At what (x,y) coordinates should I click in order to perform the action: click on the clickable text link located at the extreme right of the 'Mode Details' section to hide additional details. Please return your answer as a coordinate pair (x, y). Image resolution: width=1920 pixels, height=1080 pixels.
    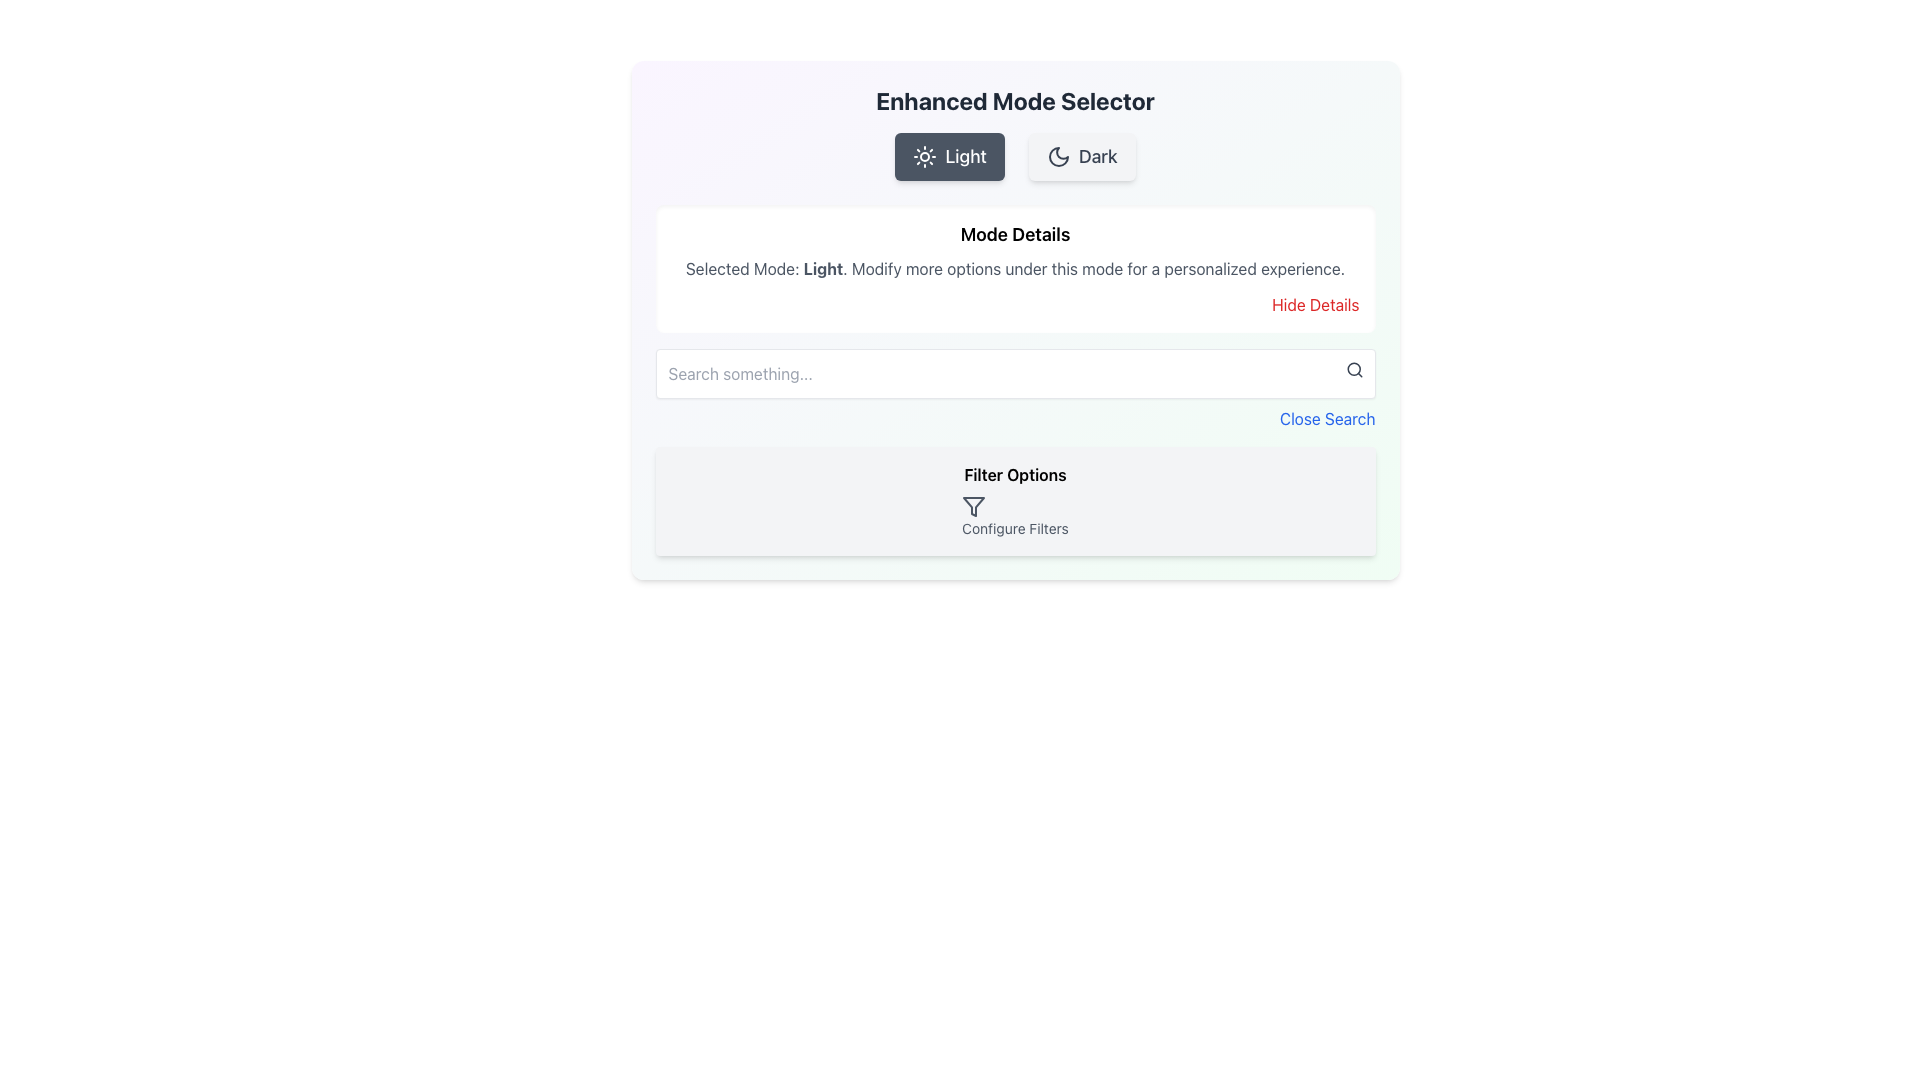
    Looking at the image, I should click on (1315, 304).